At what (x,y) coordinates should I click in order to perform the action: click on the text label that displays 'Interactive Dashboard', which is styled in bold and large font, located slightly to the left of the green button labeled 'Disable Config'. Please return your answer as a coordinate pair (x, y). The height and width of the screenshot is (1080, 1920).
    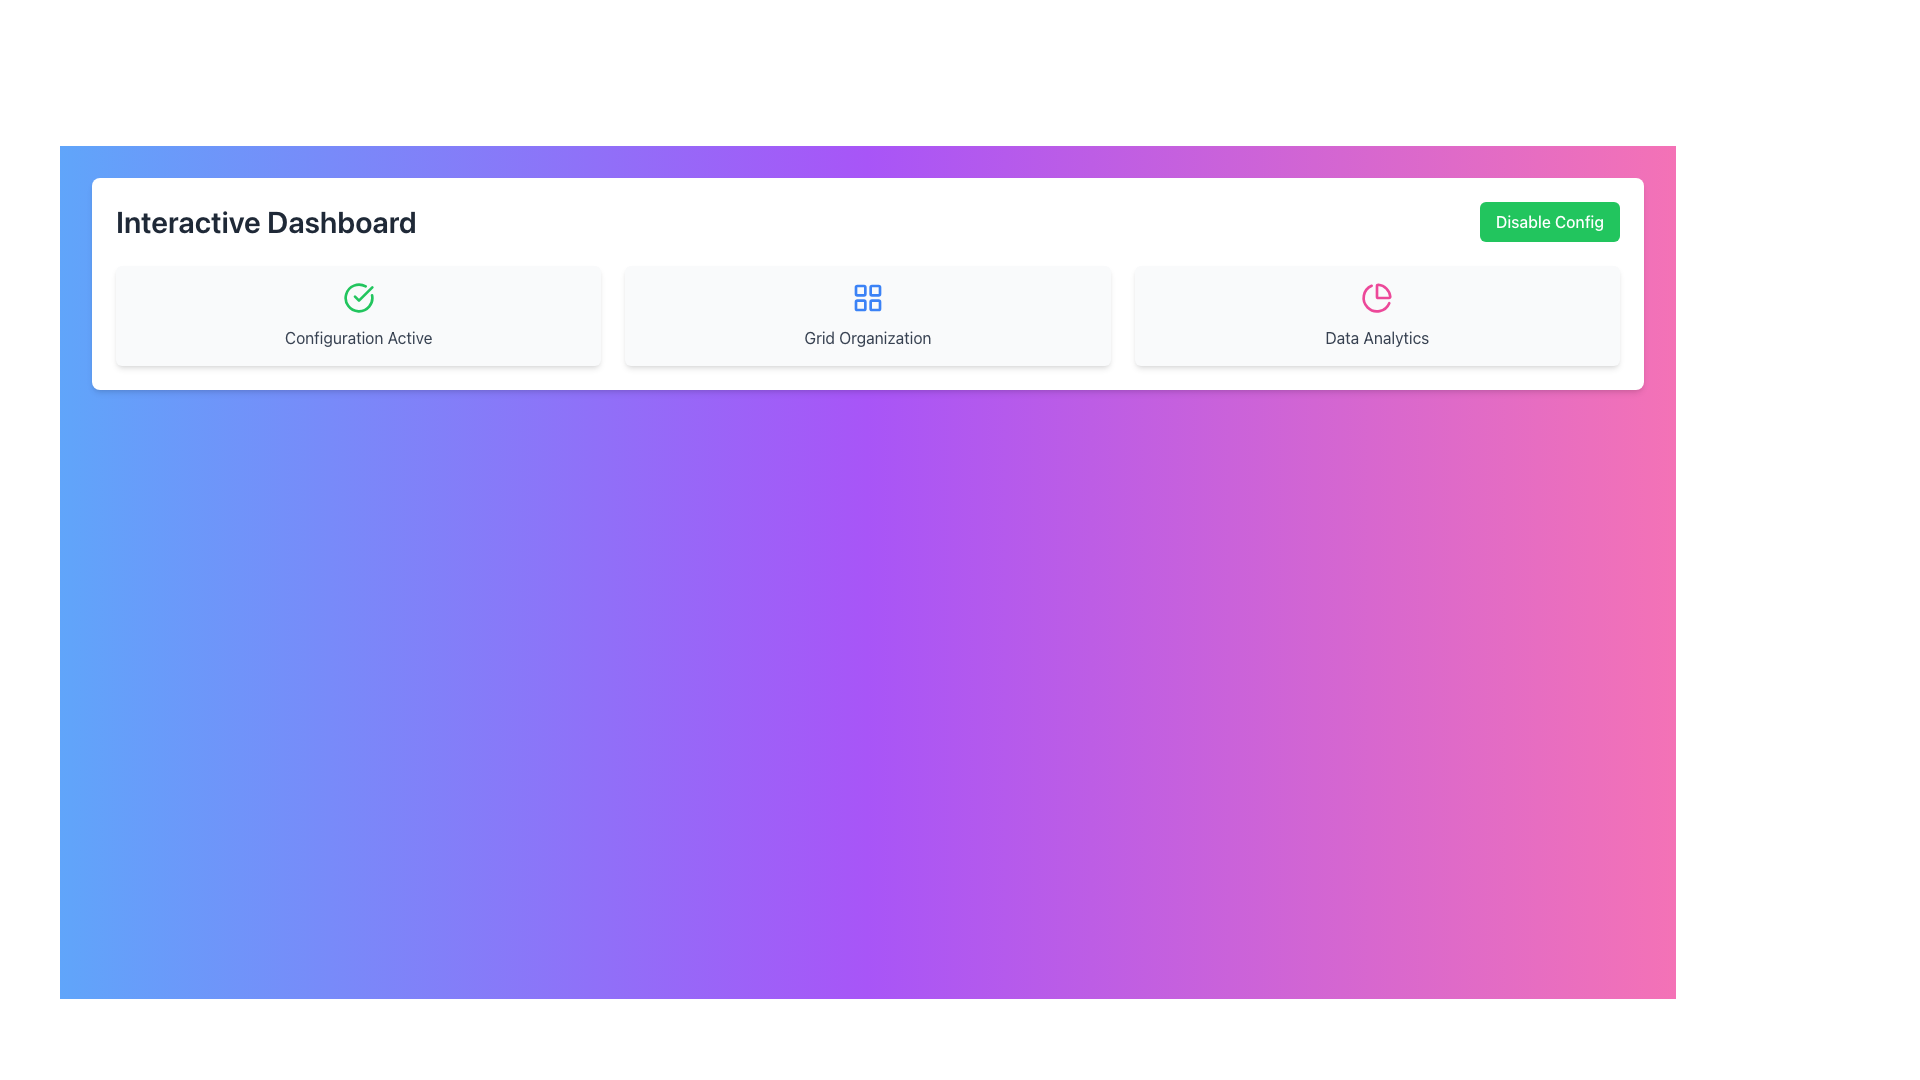
    Looking at the image, I should click on (265, 222).